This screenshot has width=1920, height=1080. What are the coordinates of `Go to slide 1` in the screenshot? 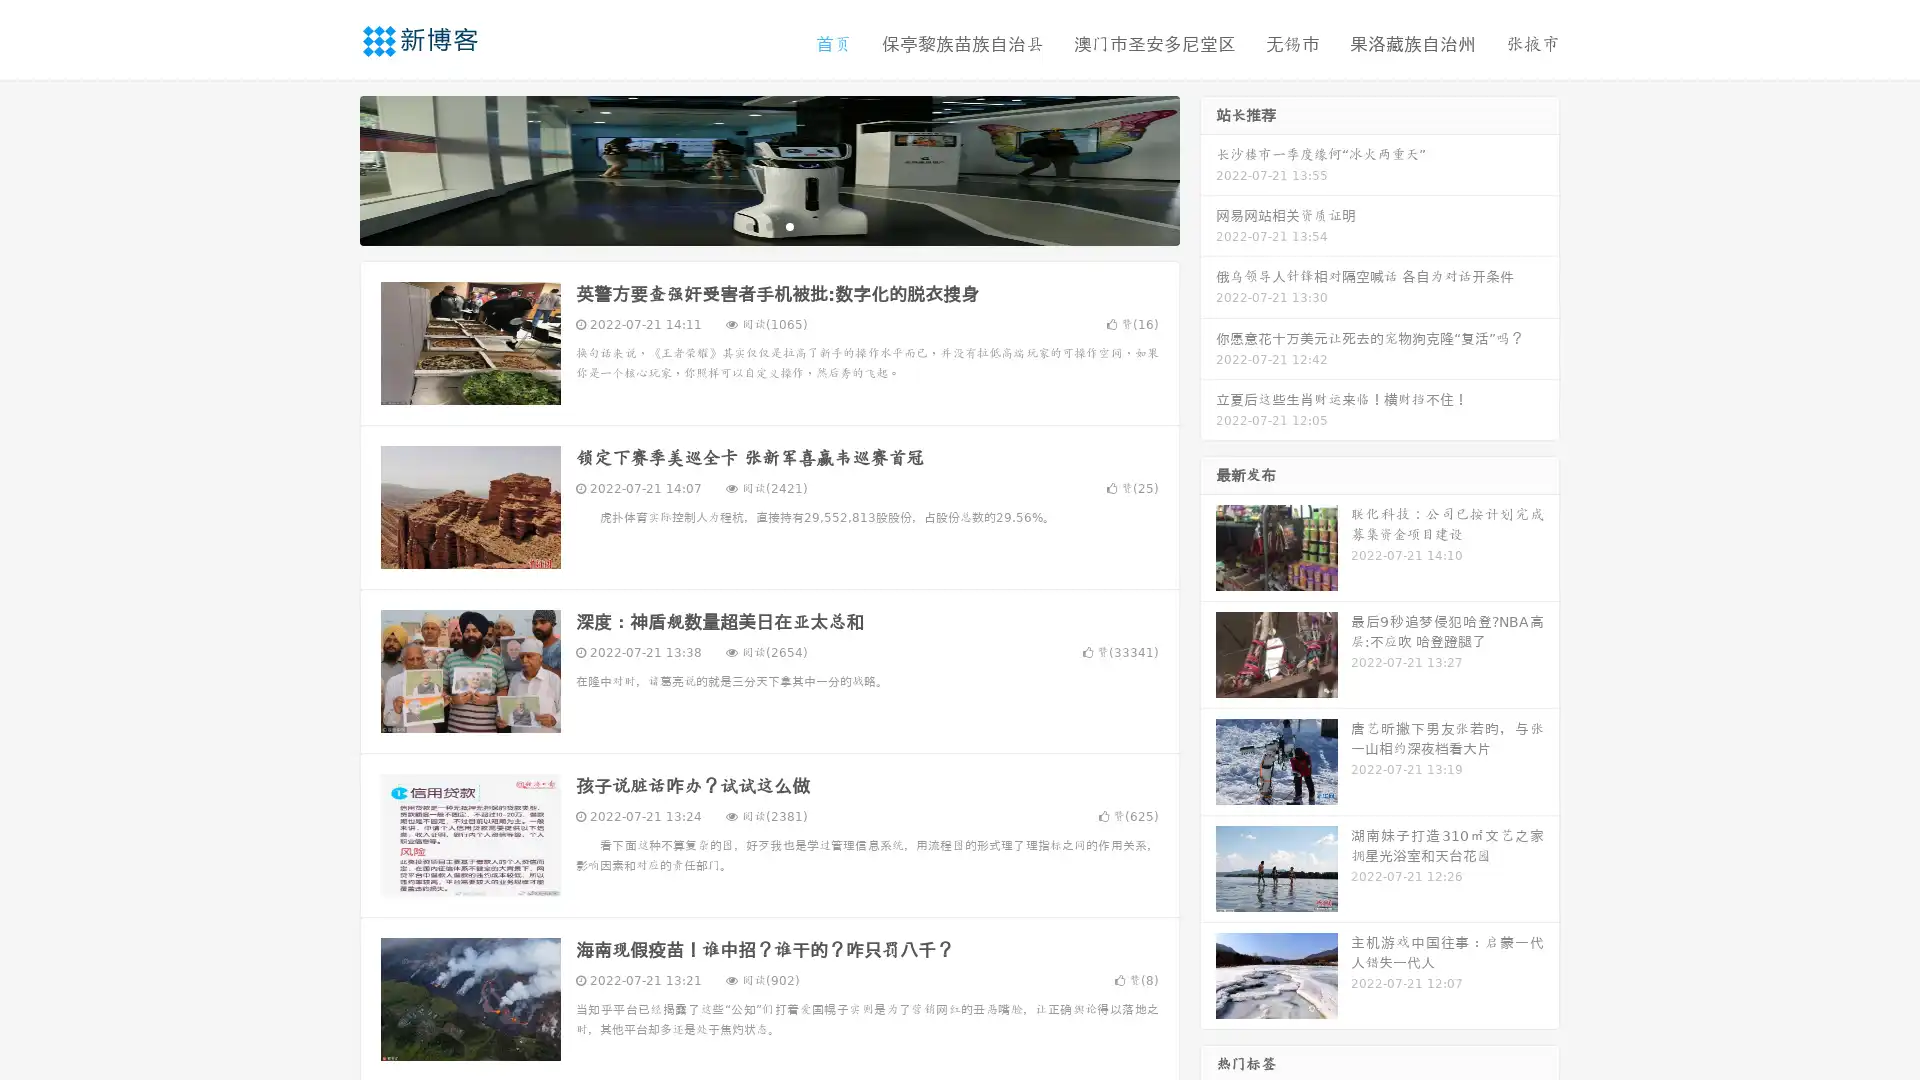 It's located at (748, 225).